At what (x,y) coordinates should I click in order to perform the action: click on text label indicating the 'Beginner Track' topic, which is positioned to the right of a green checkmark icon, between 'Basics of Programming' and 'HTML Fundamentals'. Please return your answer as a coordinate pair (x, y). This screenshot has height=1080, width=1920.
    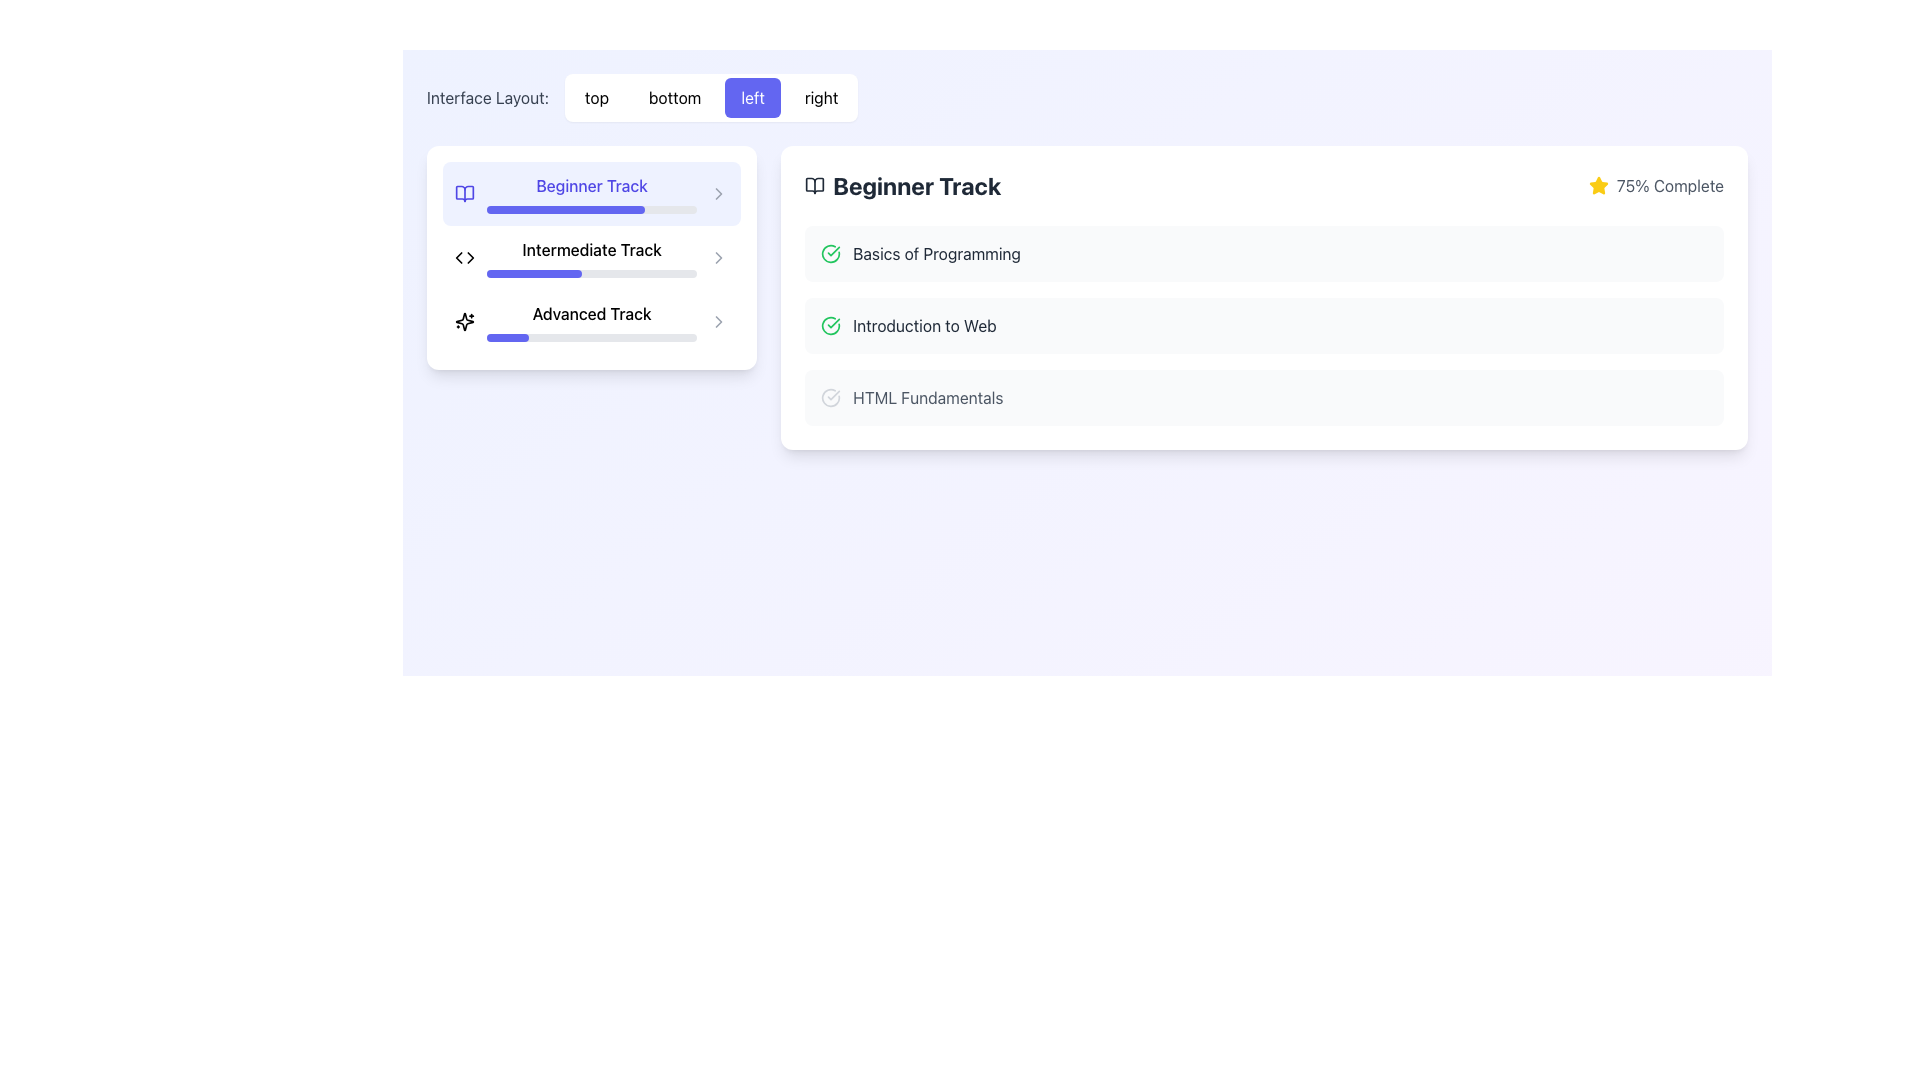
    Looking at the image, I should click on (924, 325).